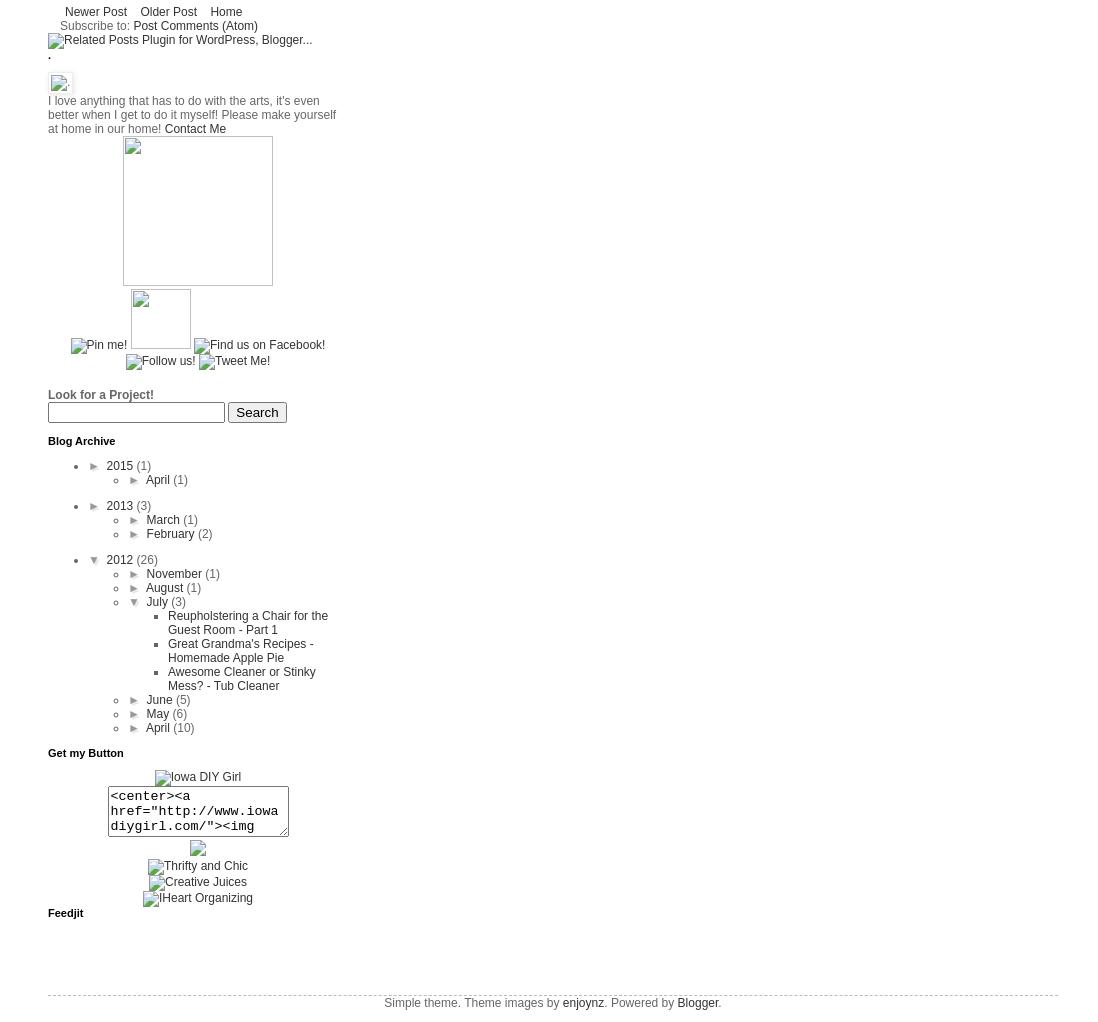  Describe the element at coordinates (560, 1002) in the screenshot. I see `'enjoynz'` at that location.